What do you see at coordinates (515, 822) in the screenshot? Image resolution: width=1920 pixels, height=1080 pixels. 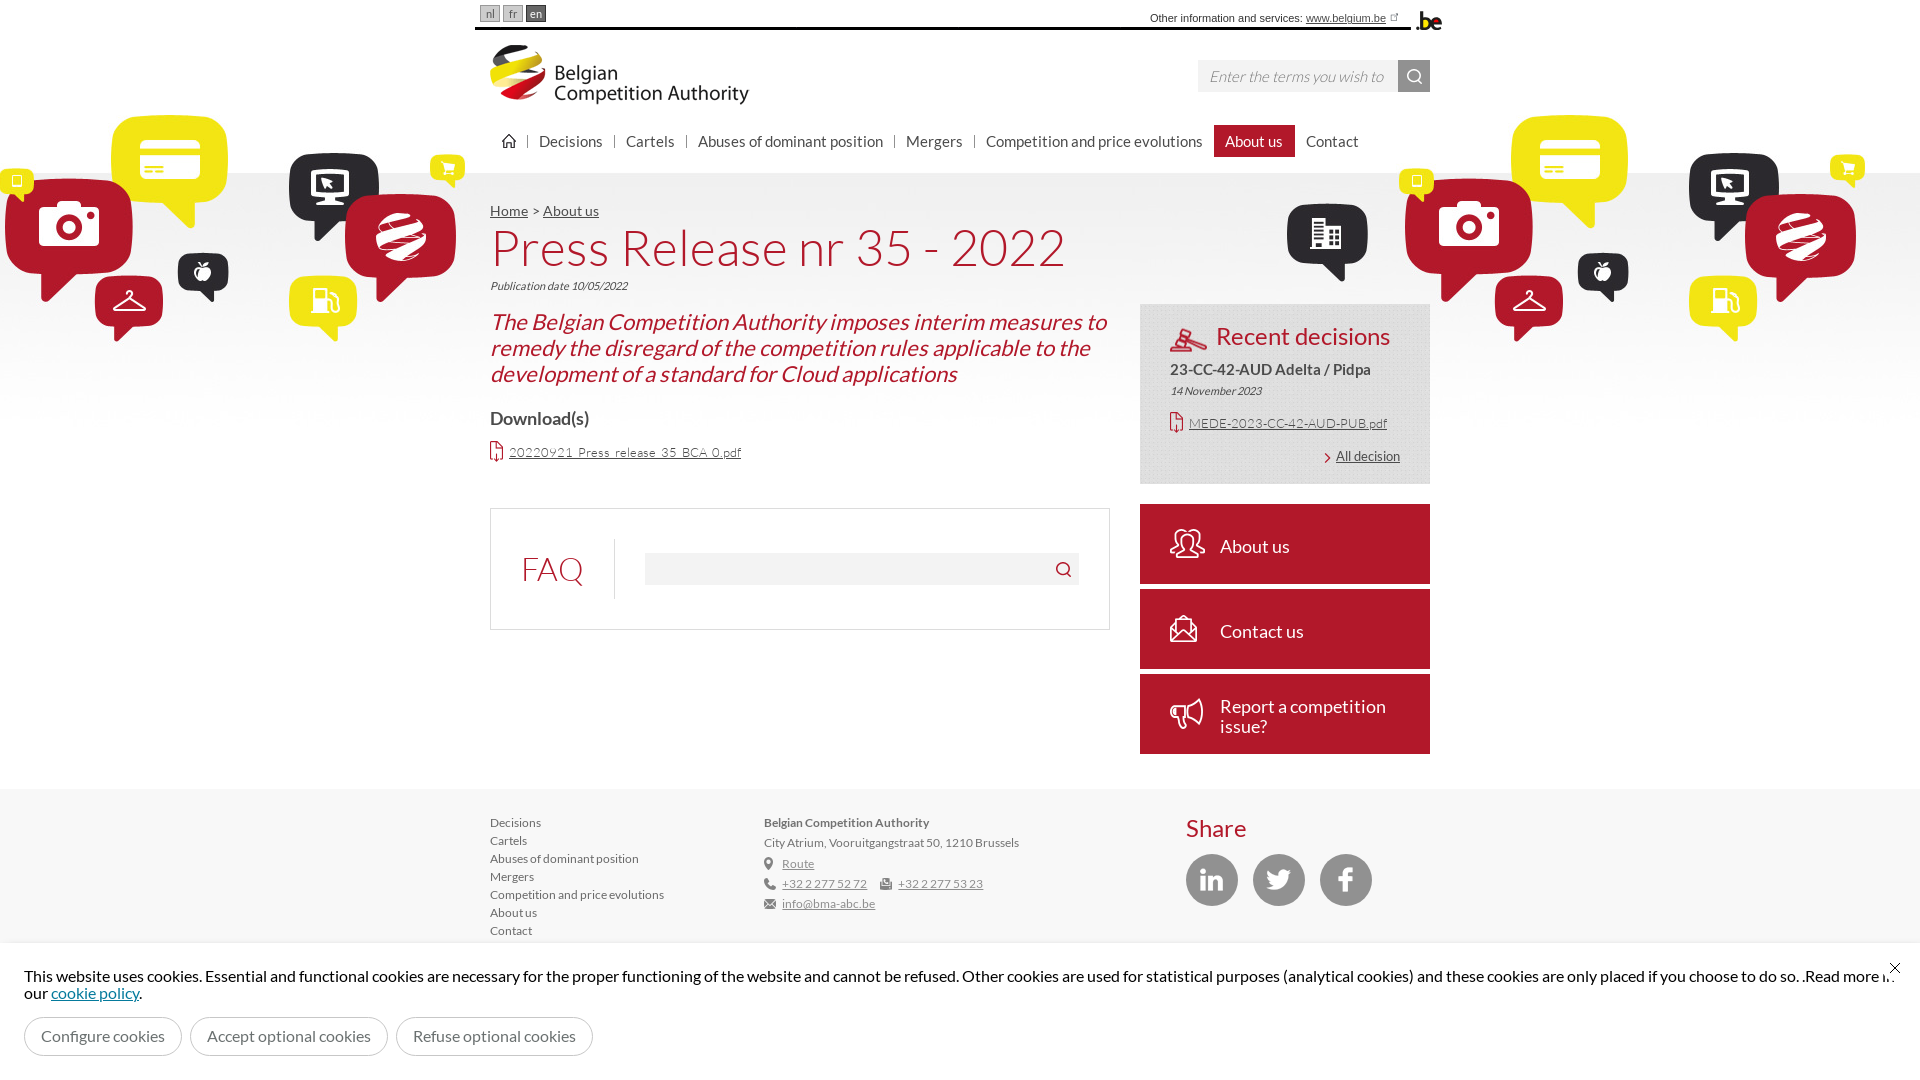 I see `'Decisions'` at bounding box center [515, 822].